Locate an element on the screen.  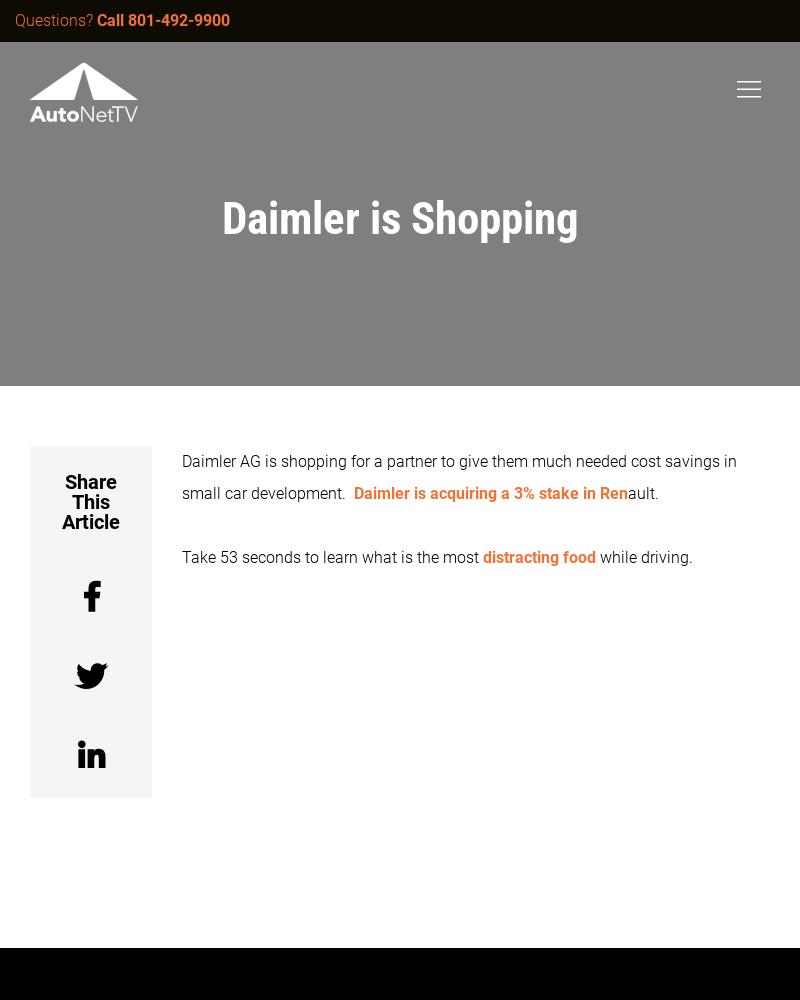
'Share This Article' is located at coordinates (61, 502).